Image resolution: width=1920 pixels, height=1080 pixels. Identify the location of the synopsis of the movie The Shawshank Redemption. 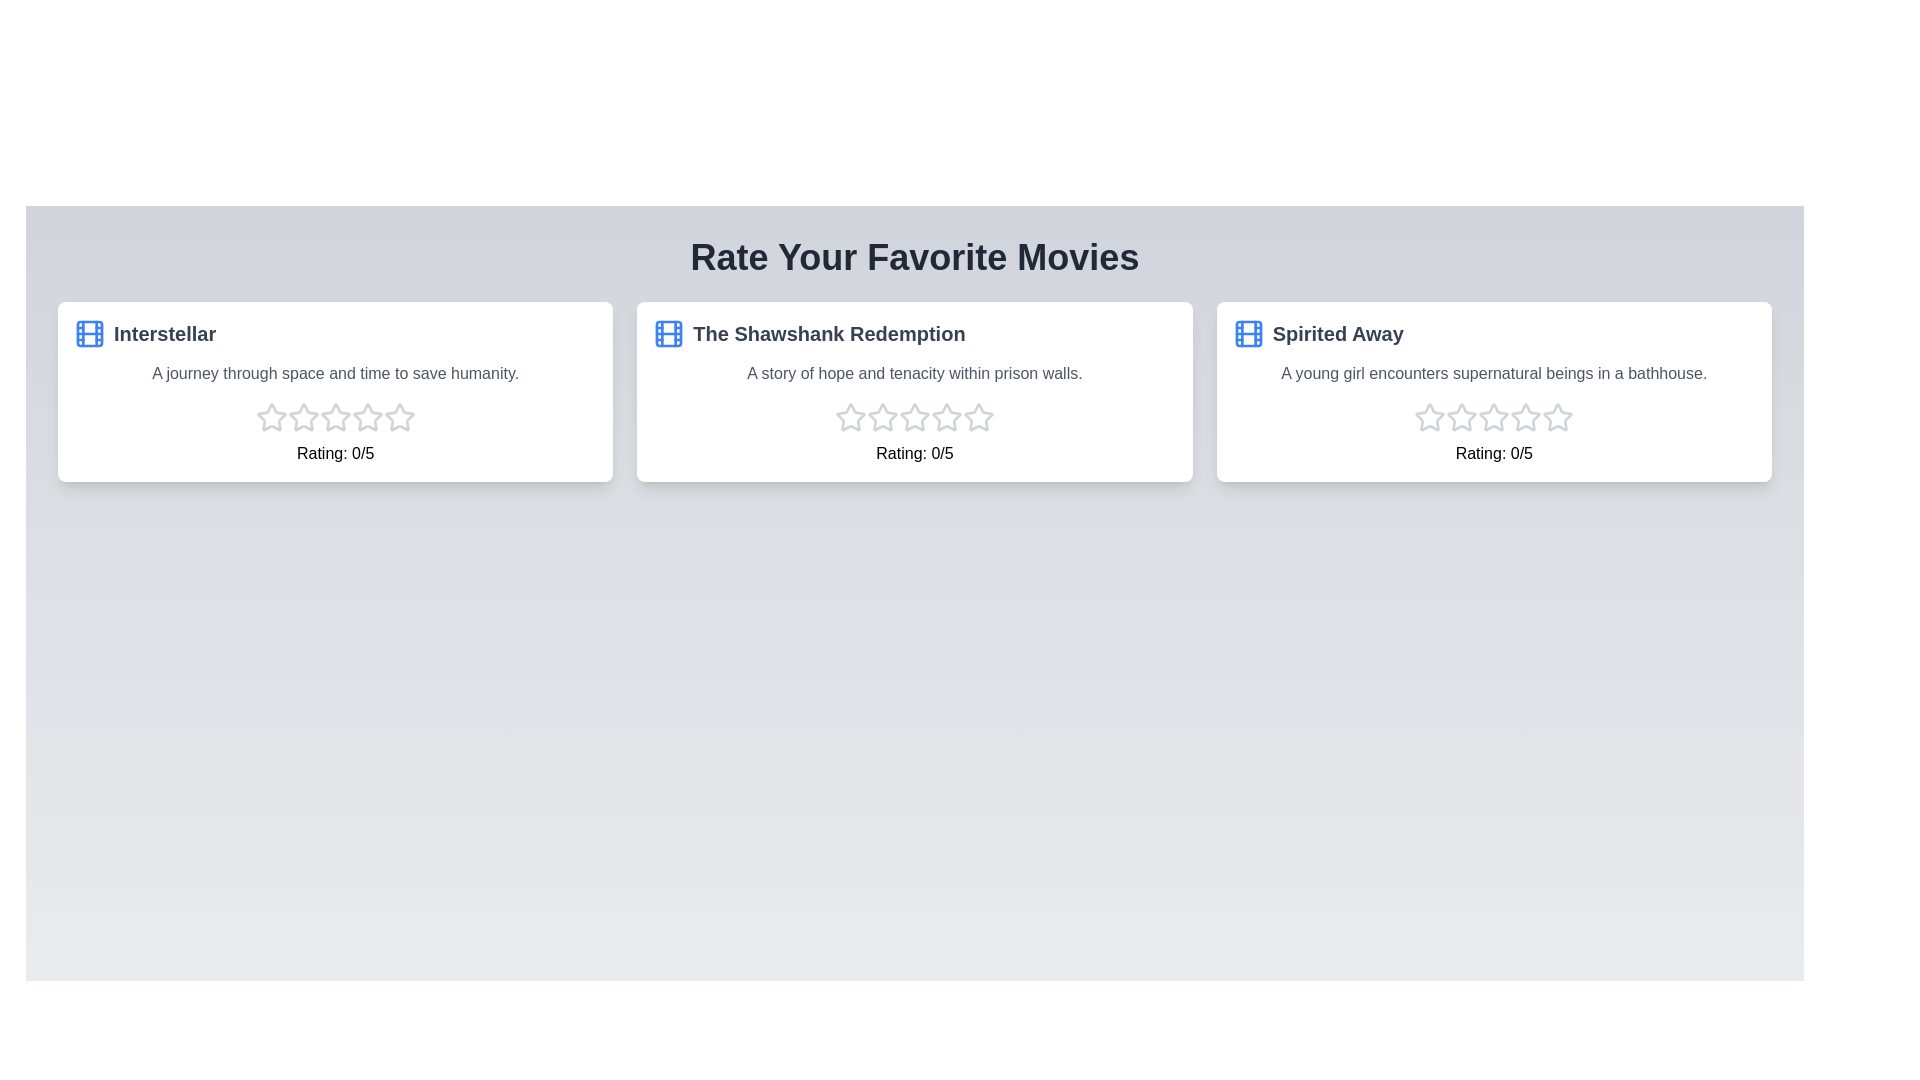
(914, 374).